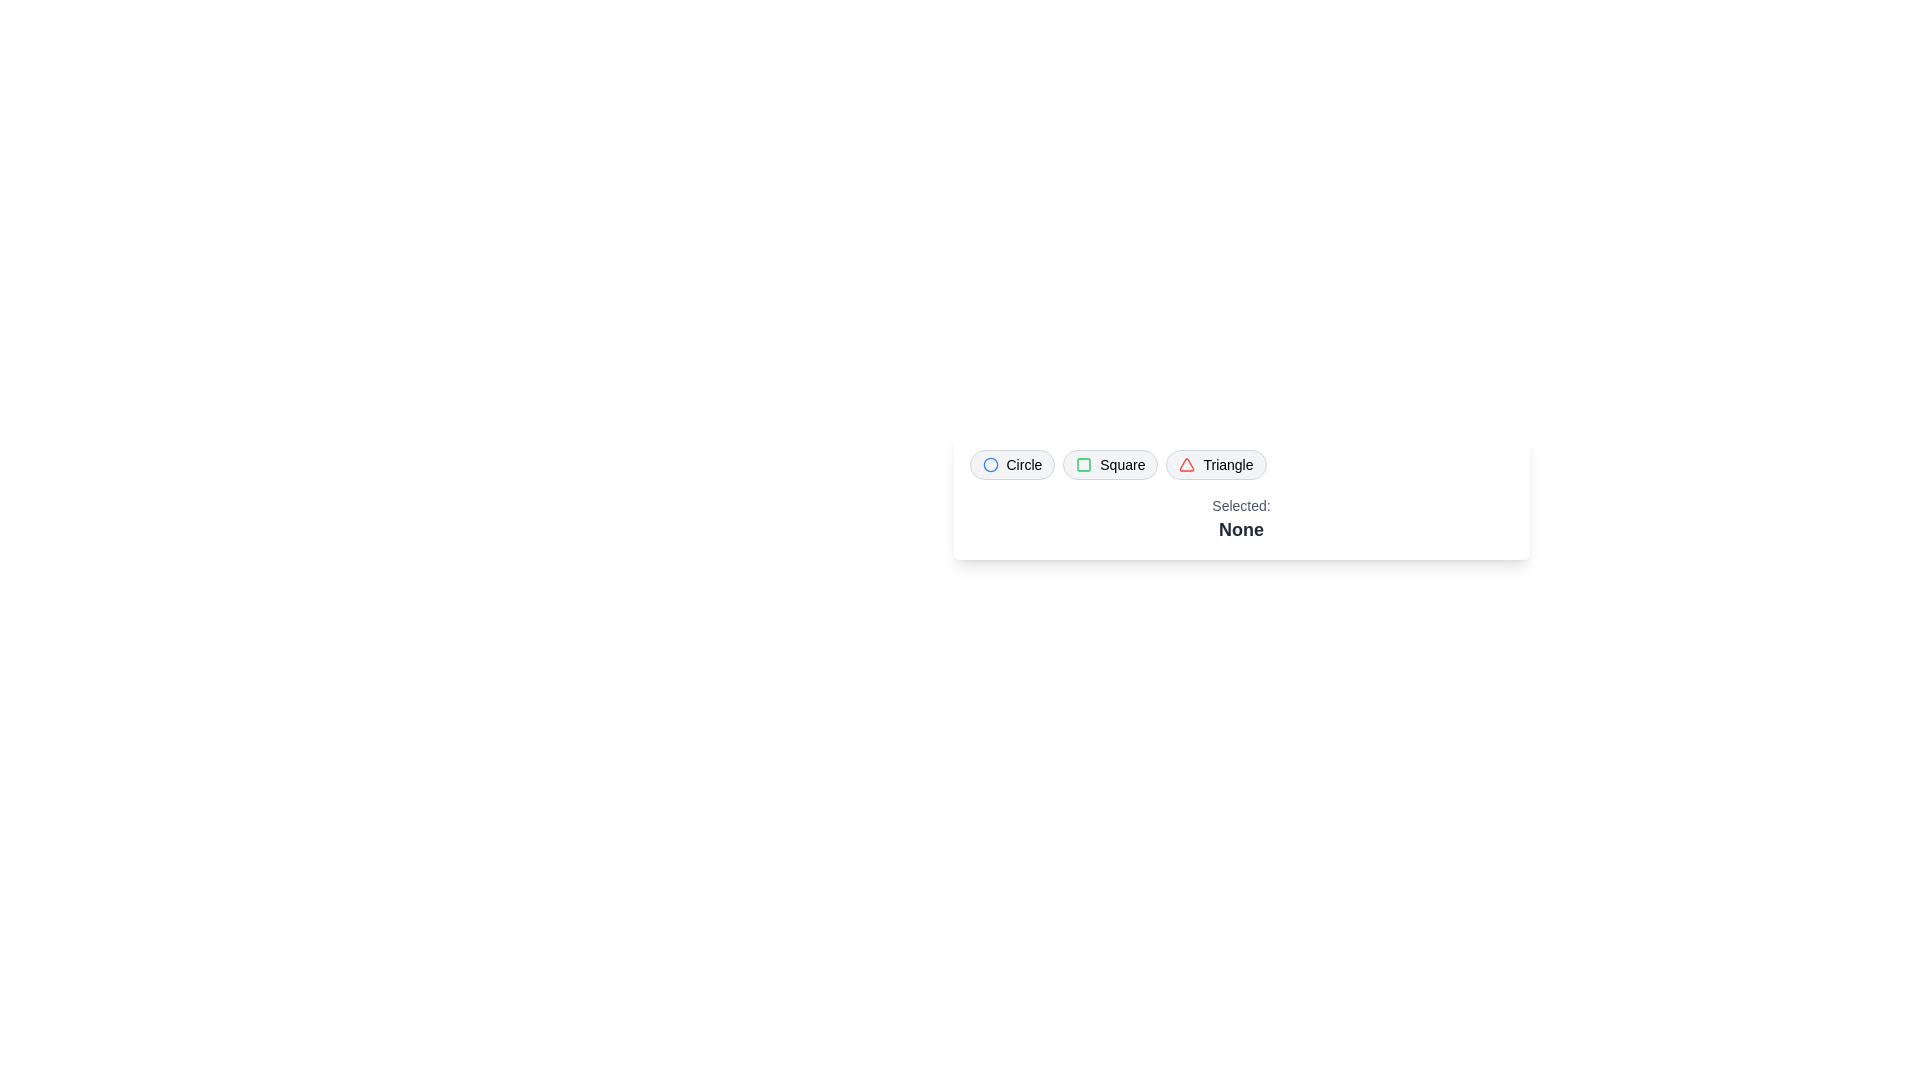 Image resolution: width=1920 pixels, height=1080 pixels. I want to click on the chip labeled Circle, so click(1012, 465).